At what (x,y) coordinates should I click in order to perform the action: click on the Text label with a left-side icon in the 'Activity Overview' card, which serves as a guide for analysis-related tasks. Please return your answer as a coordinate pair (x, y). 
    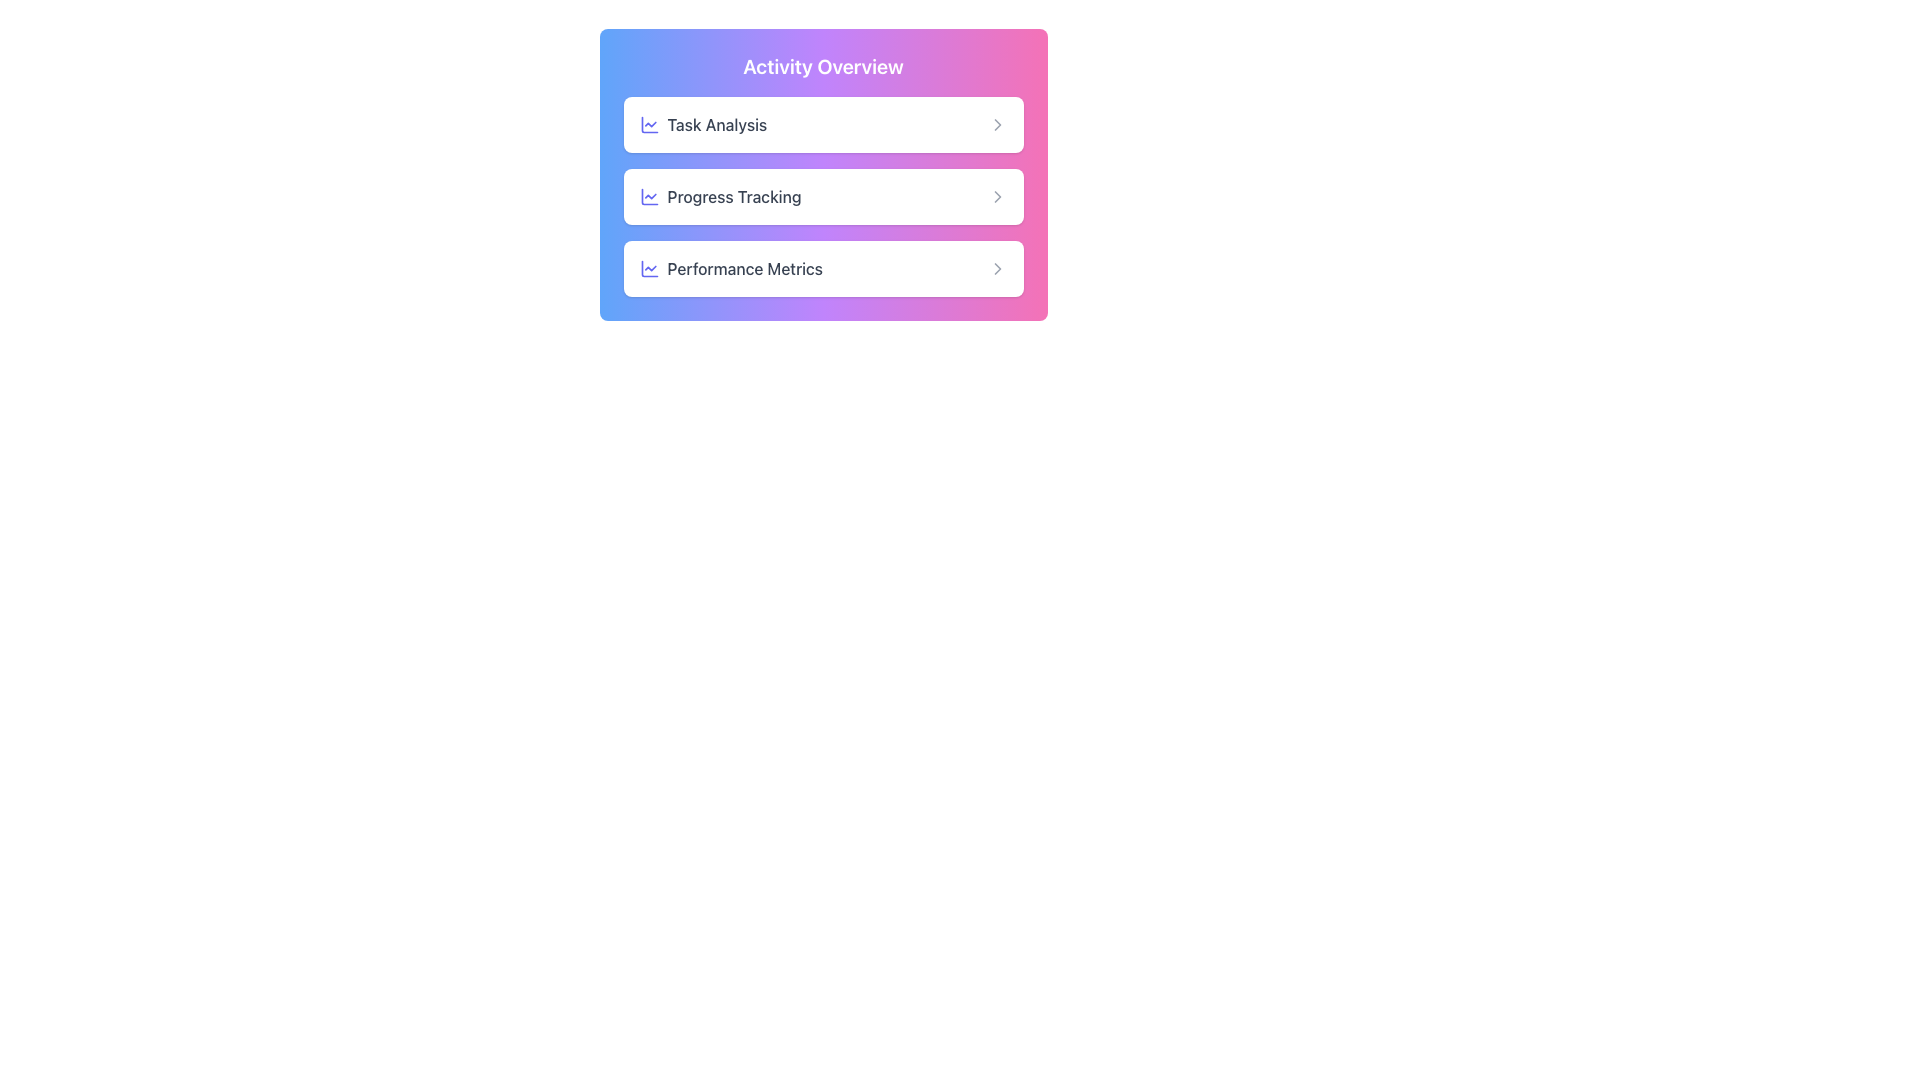
    Looking at the image, I should click on (703, 124).